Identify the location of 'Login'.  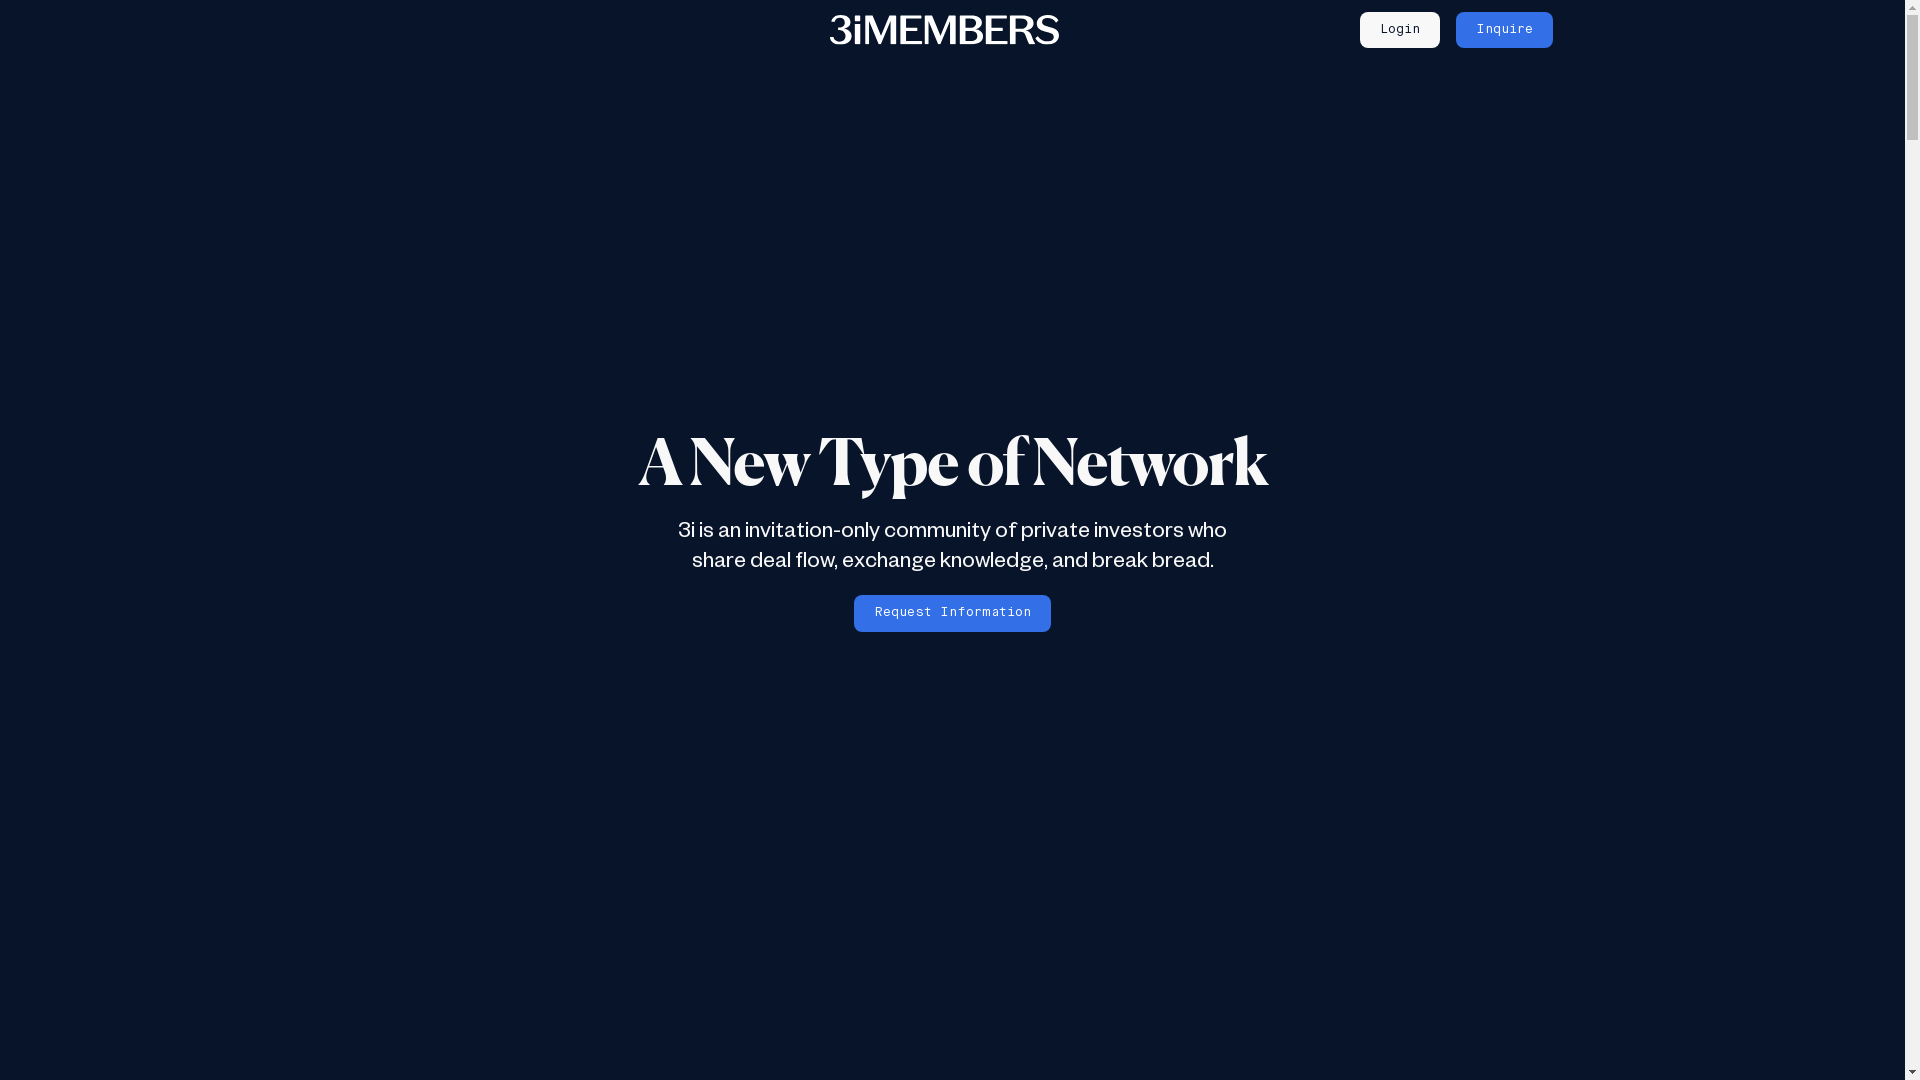
(1399, 30).